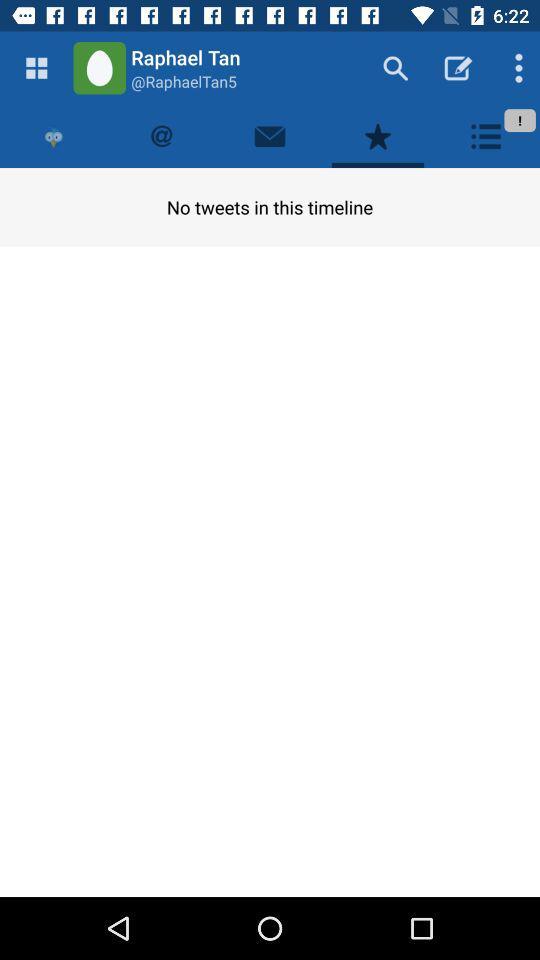  Describe the element at coordinates (270, 207) in the screenshot. I see `the no tweets in icon` at that location.